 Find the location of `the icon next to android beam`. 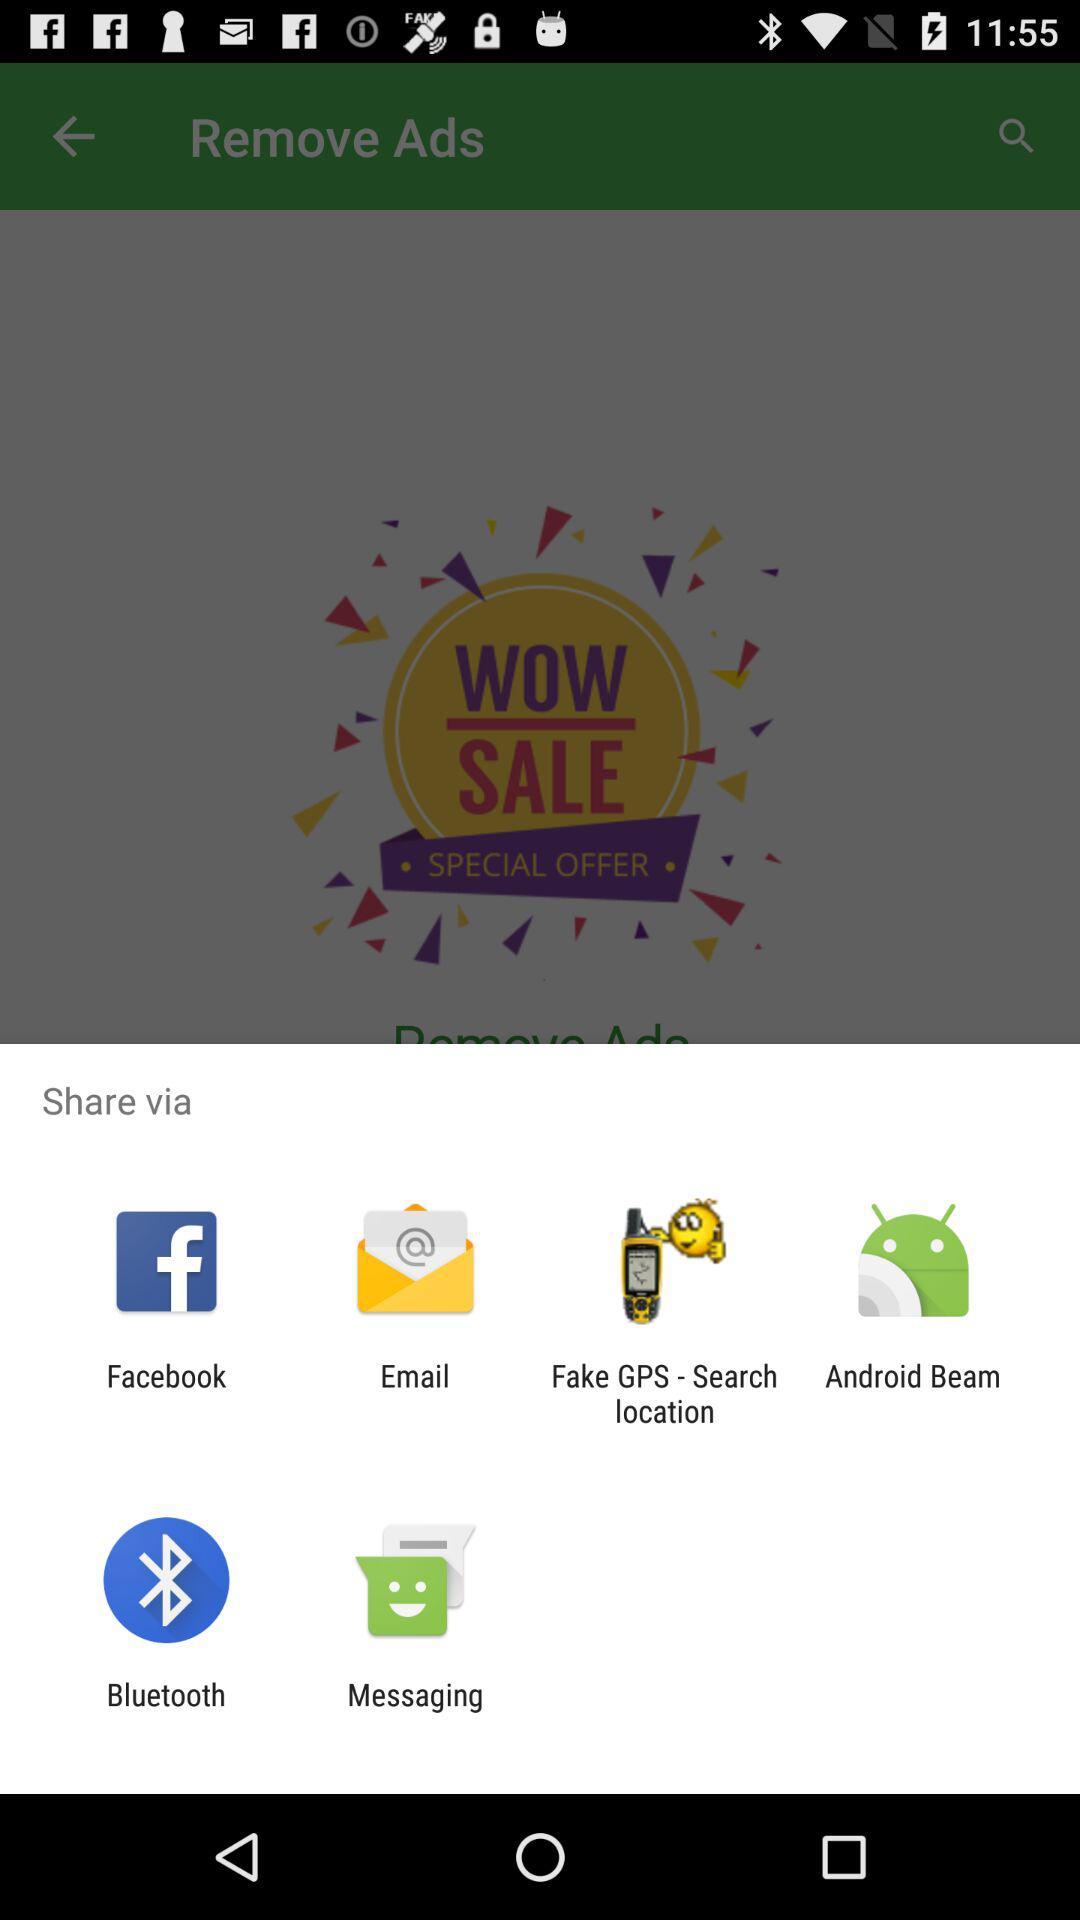

the icon next to android beam is located at coordinates (664, 1392).